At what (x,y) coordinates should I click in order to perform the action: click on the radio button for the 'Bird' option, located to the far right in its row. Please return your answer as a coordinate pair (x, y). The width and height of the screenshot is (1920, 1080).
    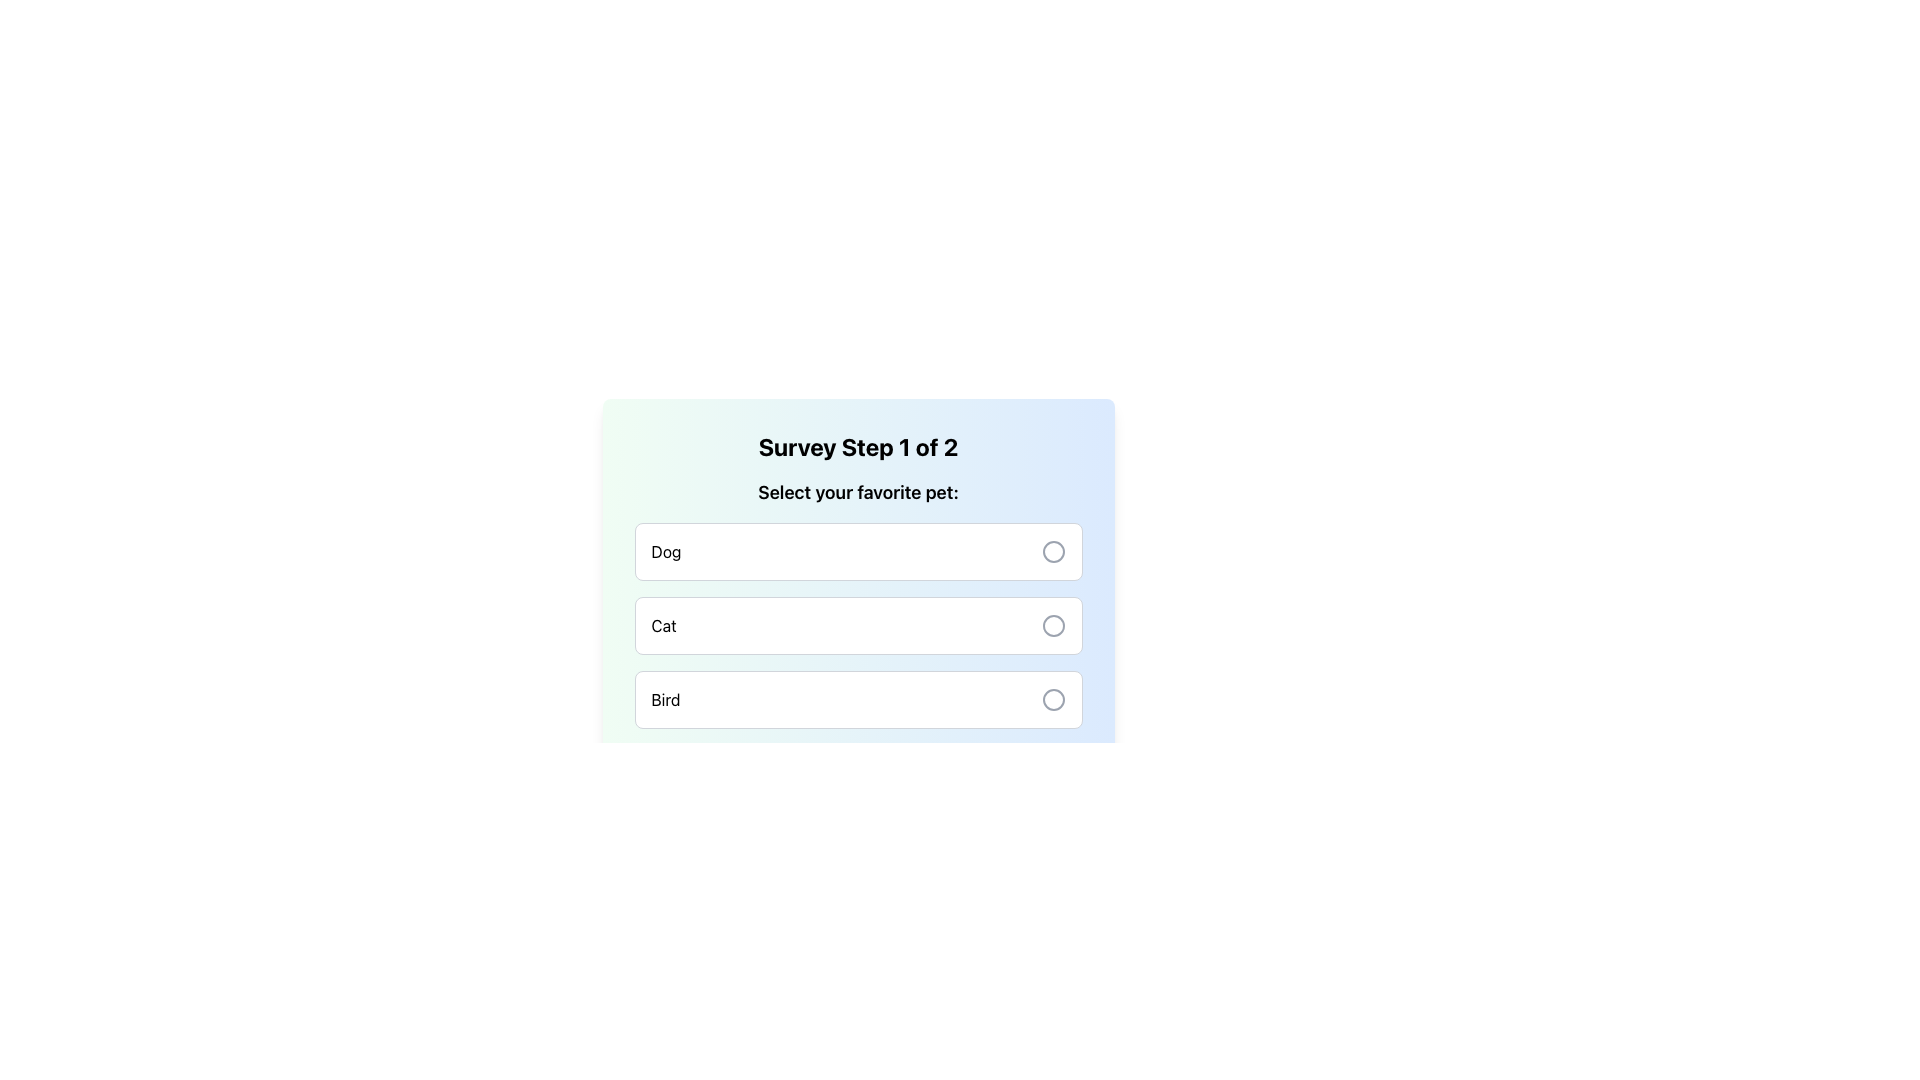
    Looking at the image, I should click on (1052, 698).